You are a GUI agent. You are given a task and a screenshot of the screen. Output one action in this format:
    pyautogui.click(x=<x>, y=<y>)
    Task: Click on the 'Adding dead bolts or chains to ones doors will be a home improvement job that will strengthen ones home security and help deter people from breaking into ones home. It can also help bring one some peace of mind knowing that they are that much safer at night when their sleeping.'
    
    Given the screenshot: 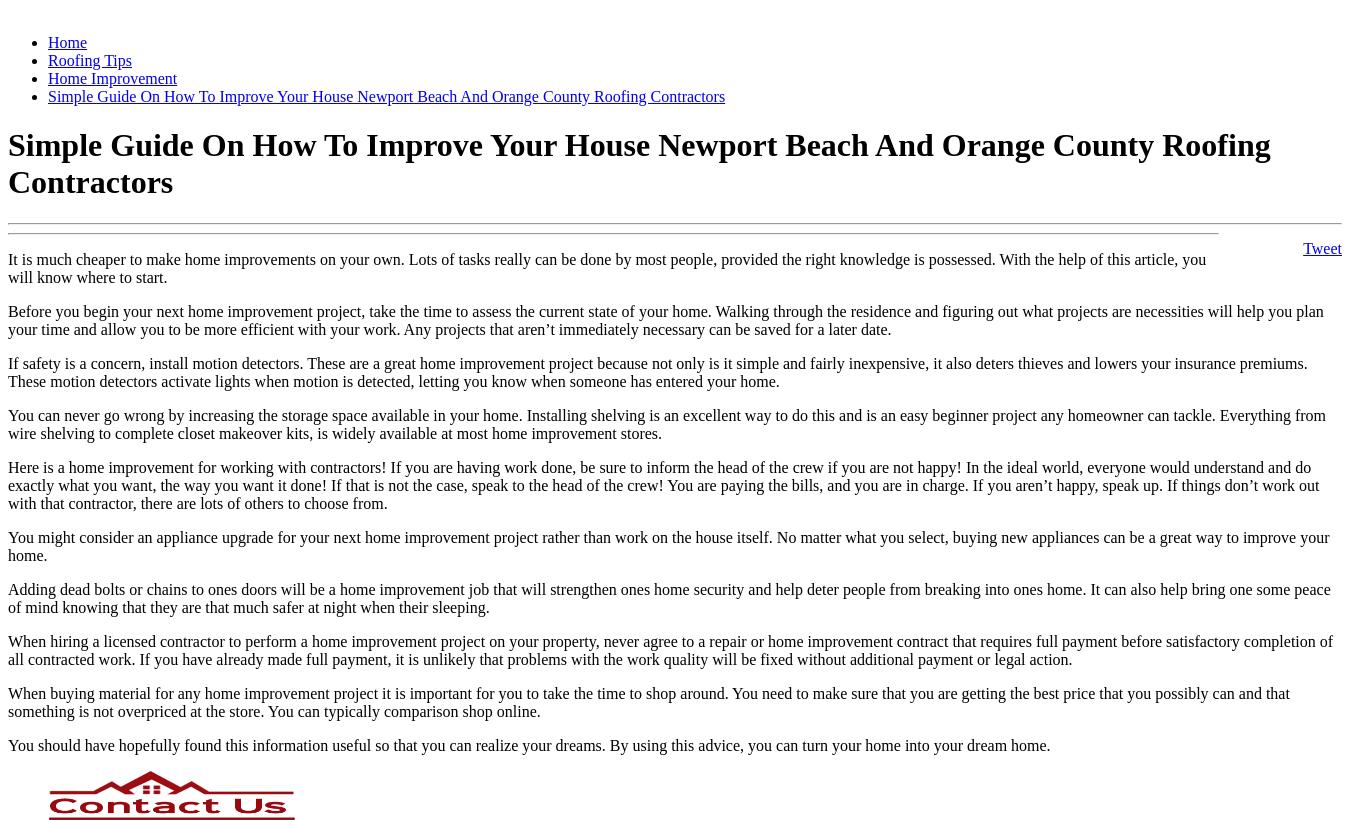 What is the action you would take?
    pyautogui.click(x=669, y=597)
    